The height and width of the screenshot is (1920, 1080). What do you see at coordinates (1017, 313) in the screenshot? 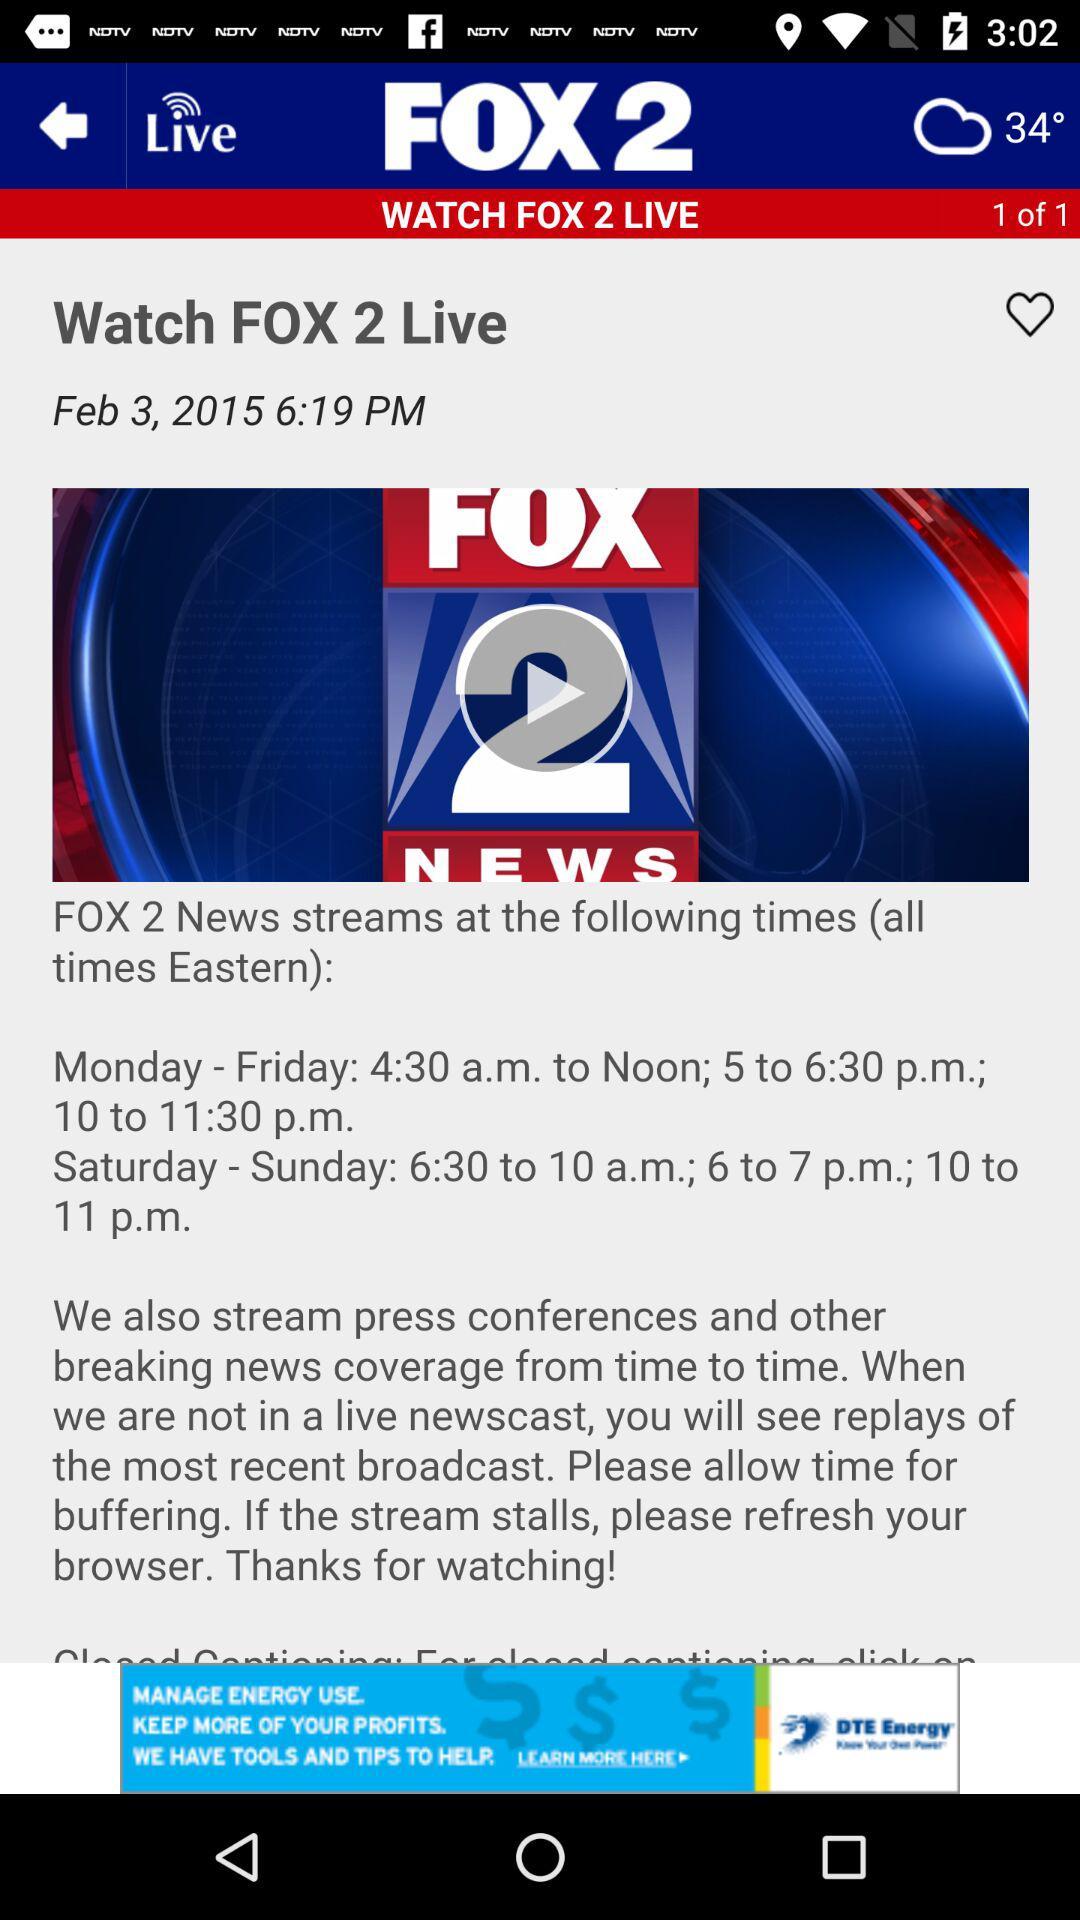
I see `the favorite icon` at bounding box center [1017, 313].